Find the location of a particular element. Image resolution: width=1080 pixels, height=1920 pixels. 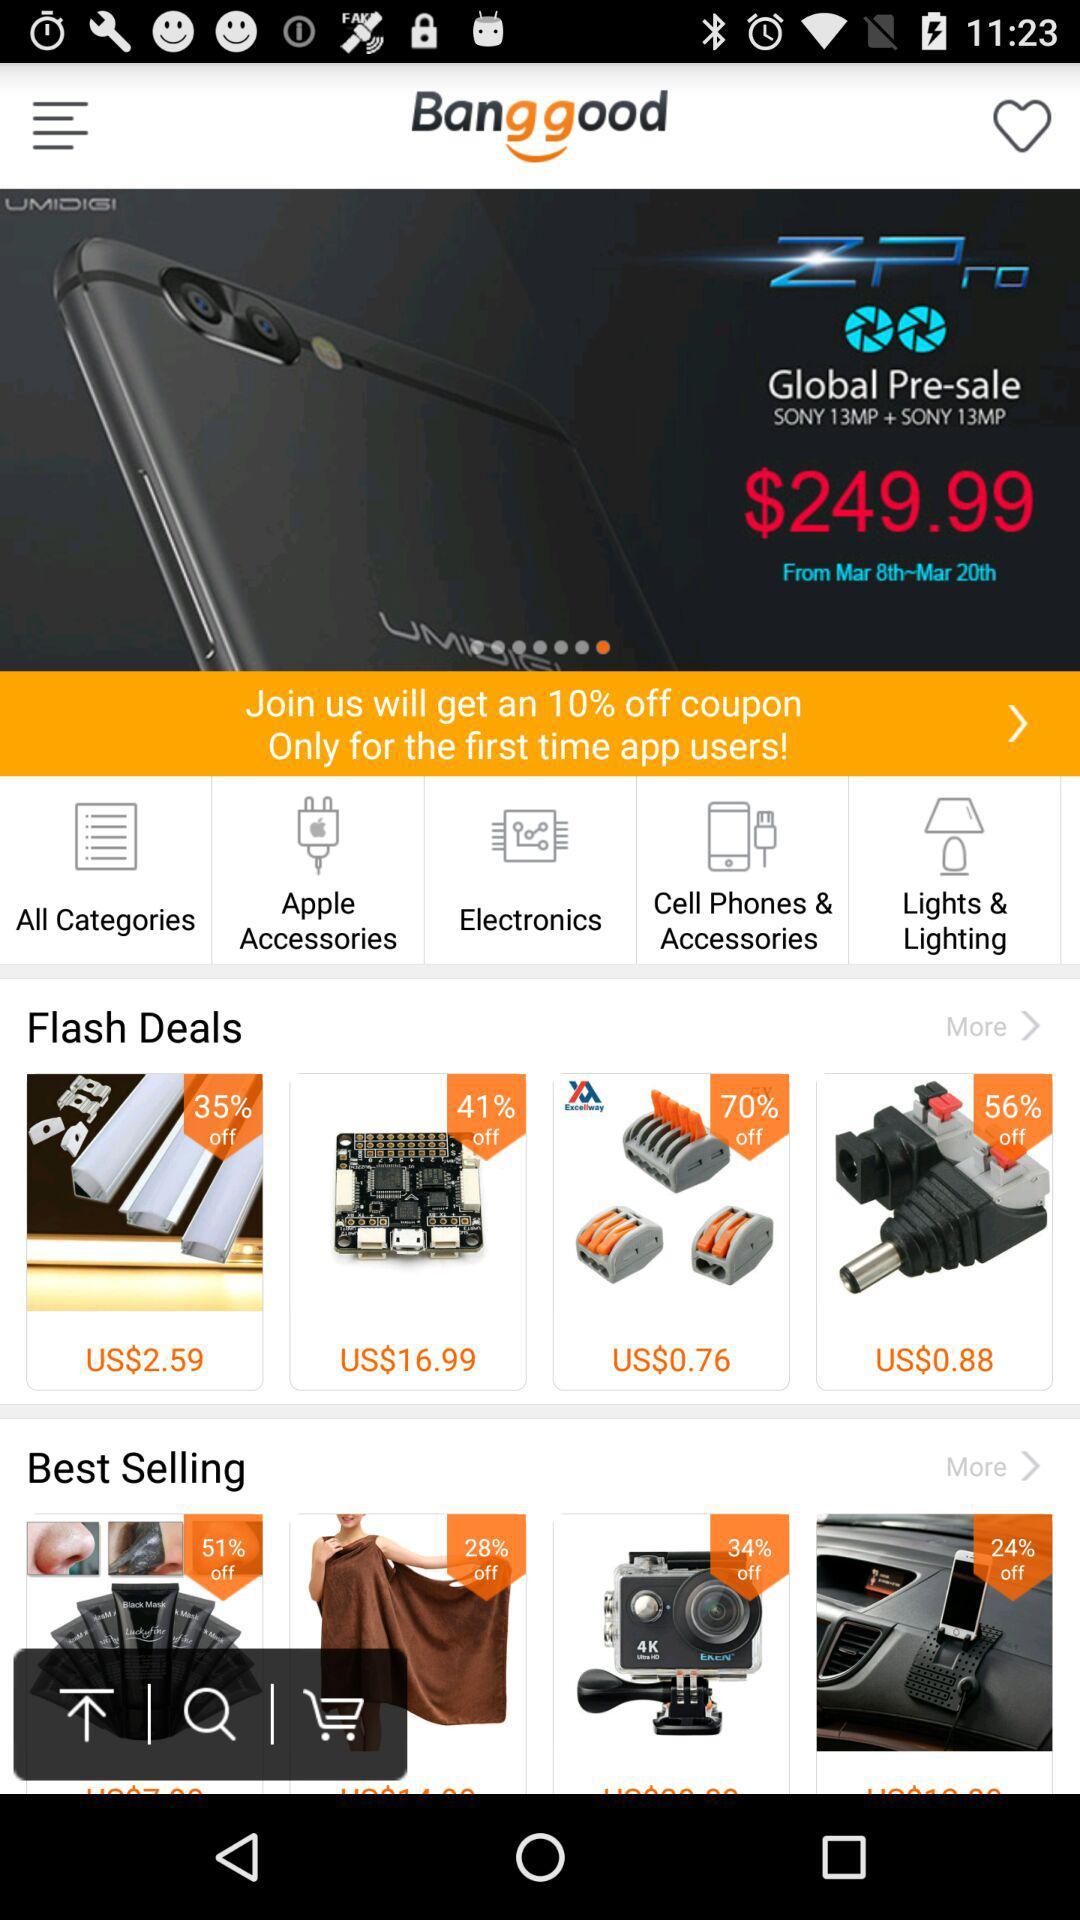

advertisement is located at coordinates (540, 429).